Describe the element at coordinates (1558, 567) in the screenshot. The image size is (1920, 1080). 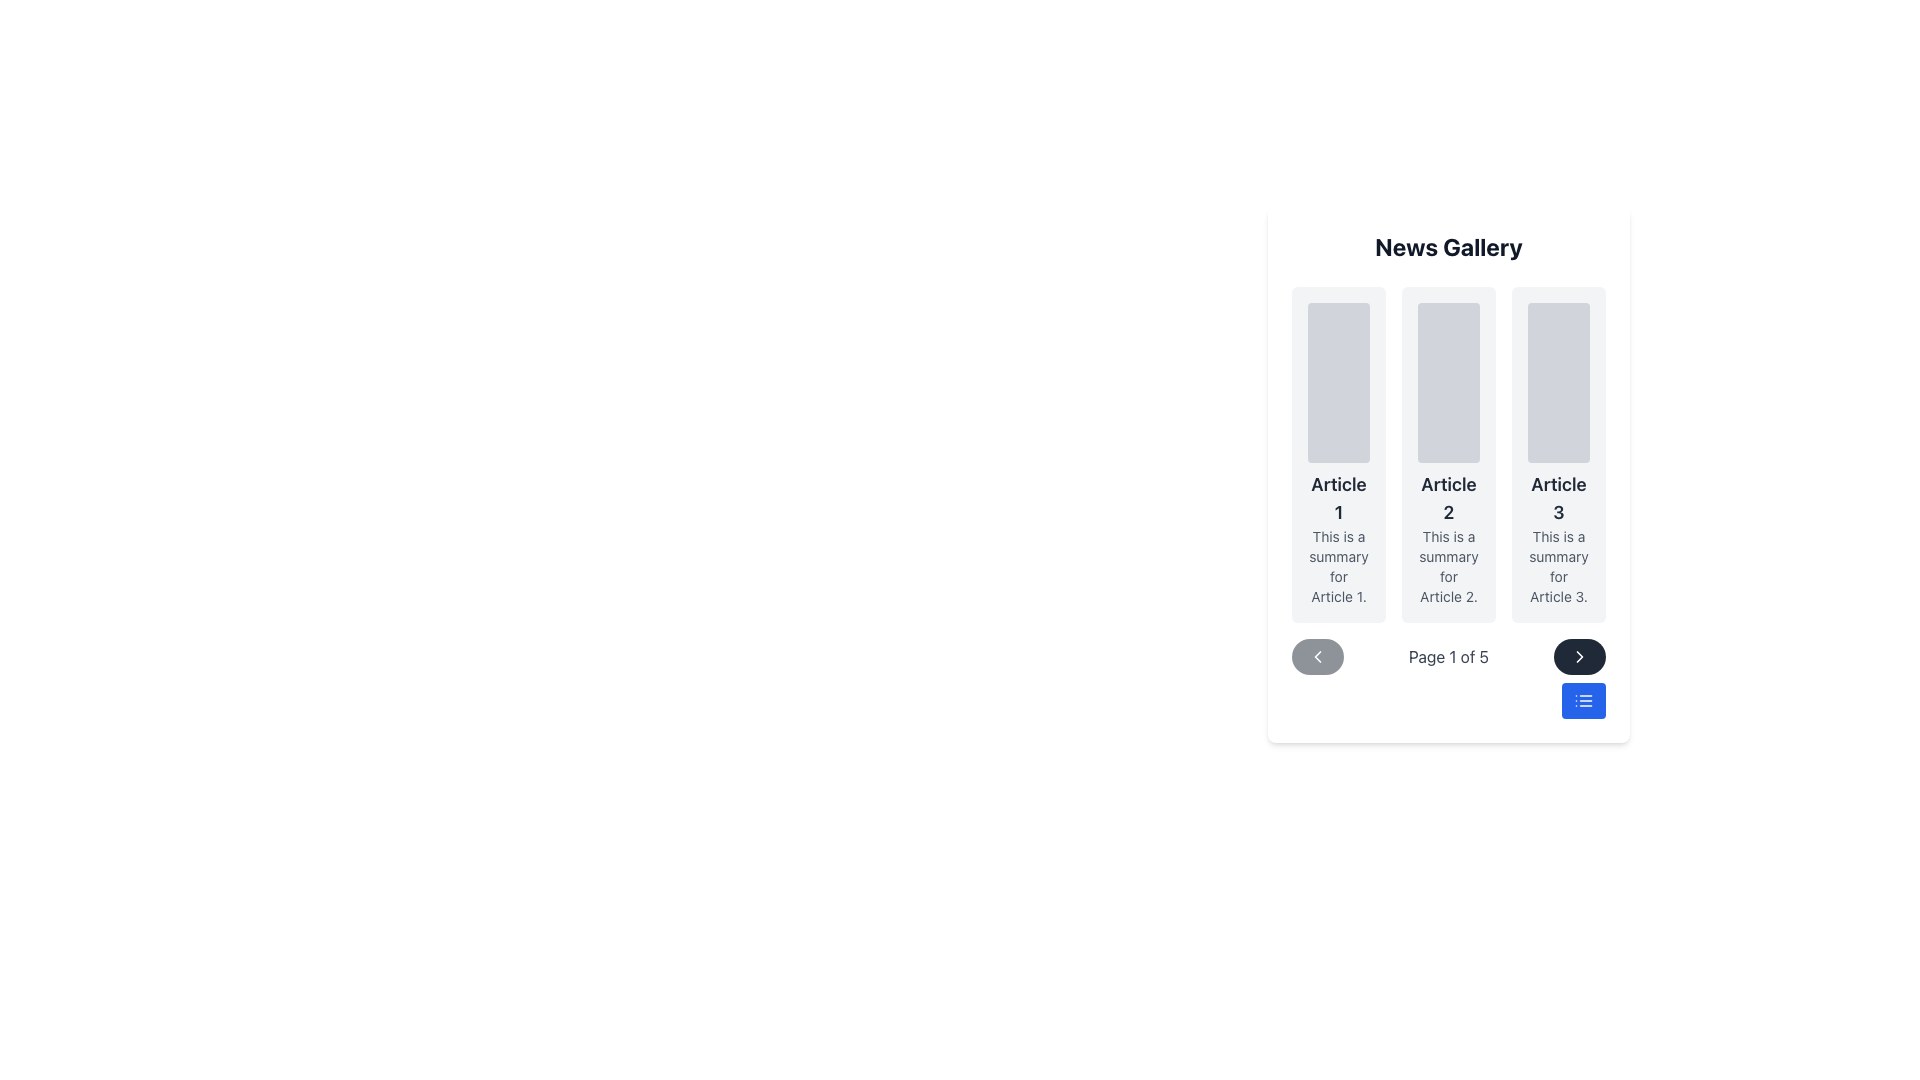
I see `the text label stating 'This is a summary for Article 3.' which is styled in subdued gray and located below the heading 'Article 3' in the third column of the gallery list` at that location.